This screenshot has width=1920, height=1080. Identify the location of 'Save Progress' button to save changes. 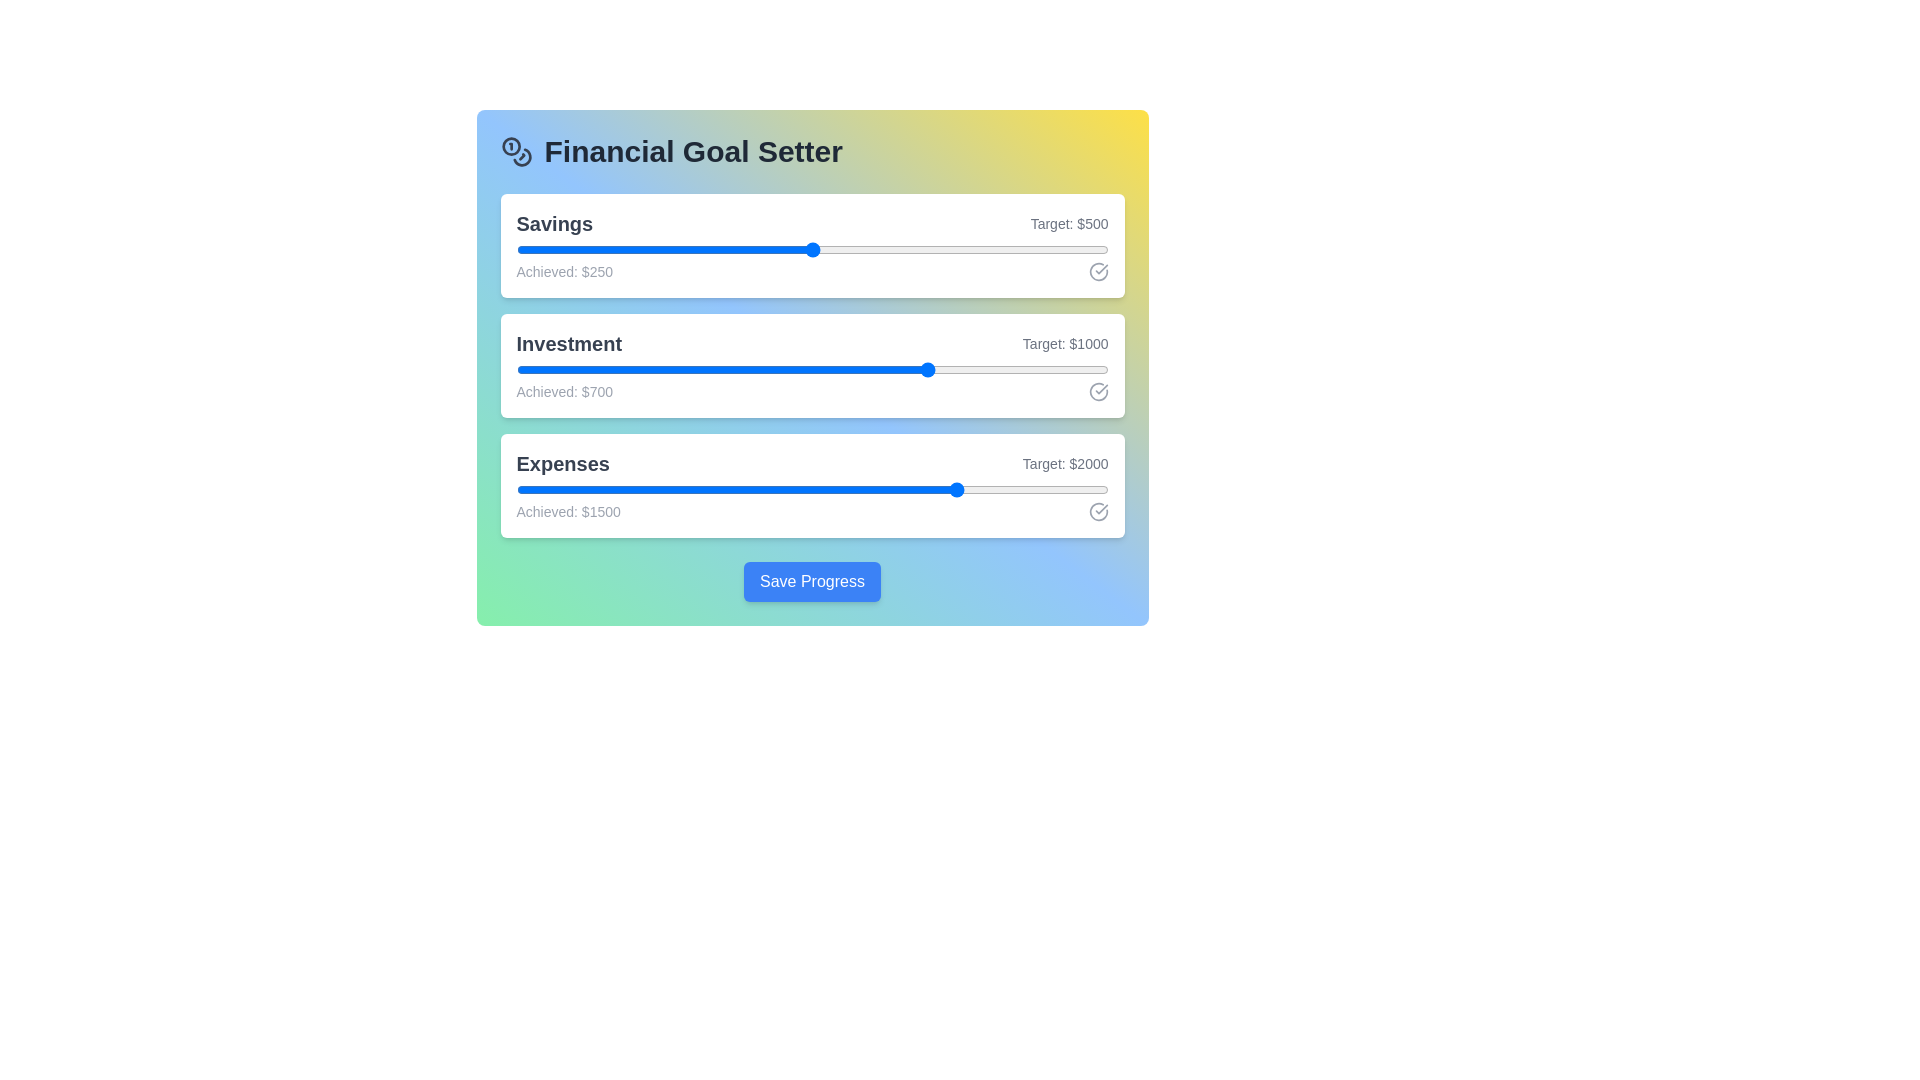
(812, 582).